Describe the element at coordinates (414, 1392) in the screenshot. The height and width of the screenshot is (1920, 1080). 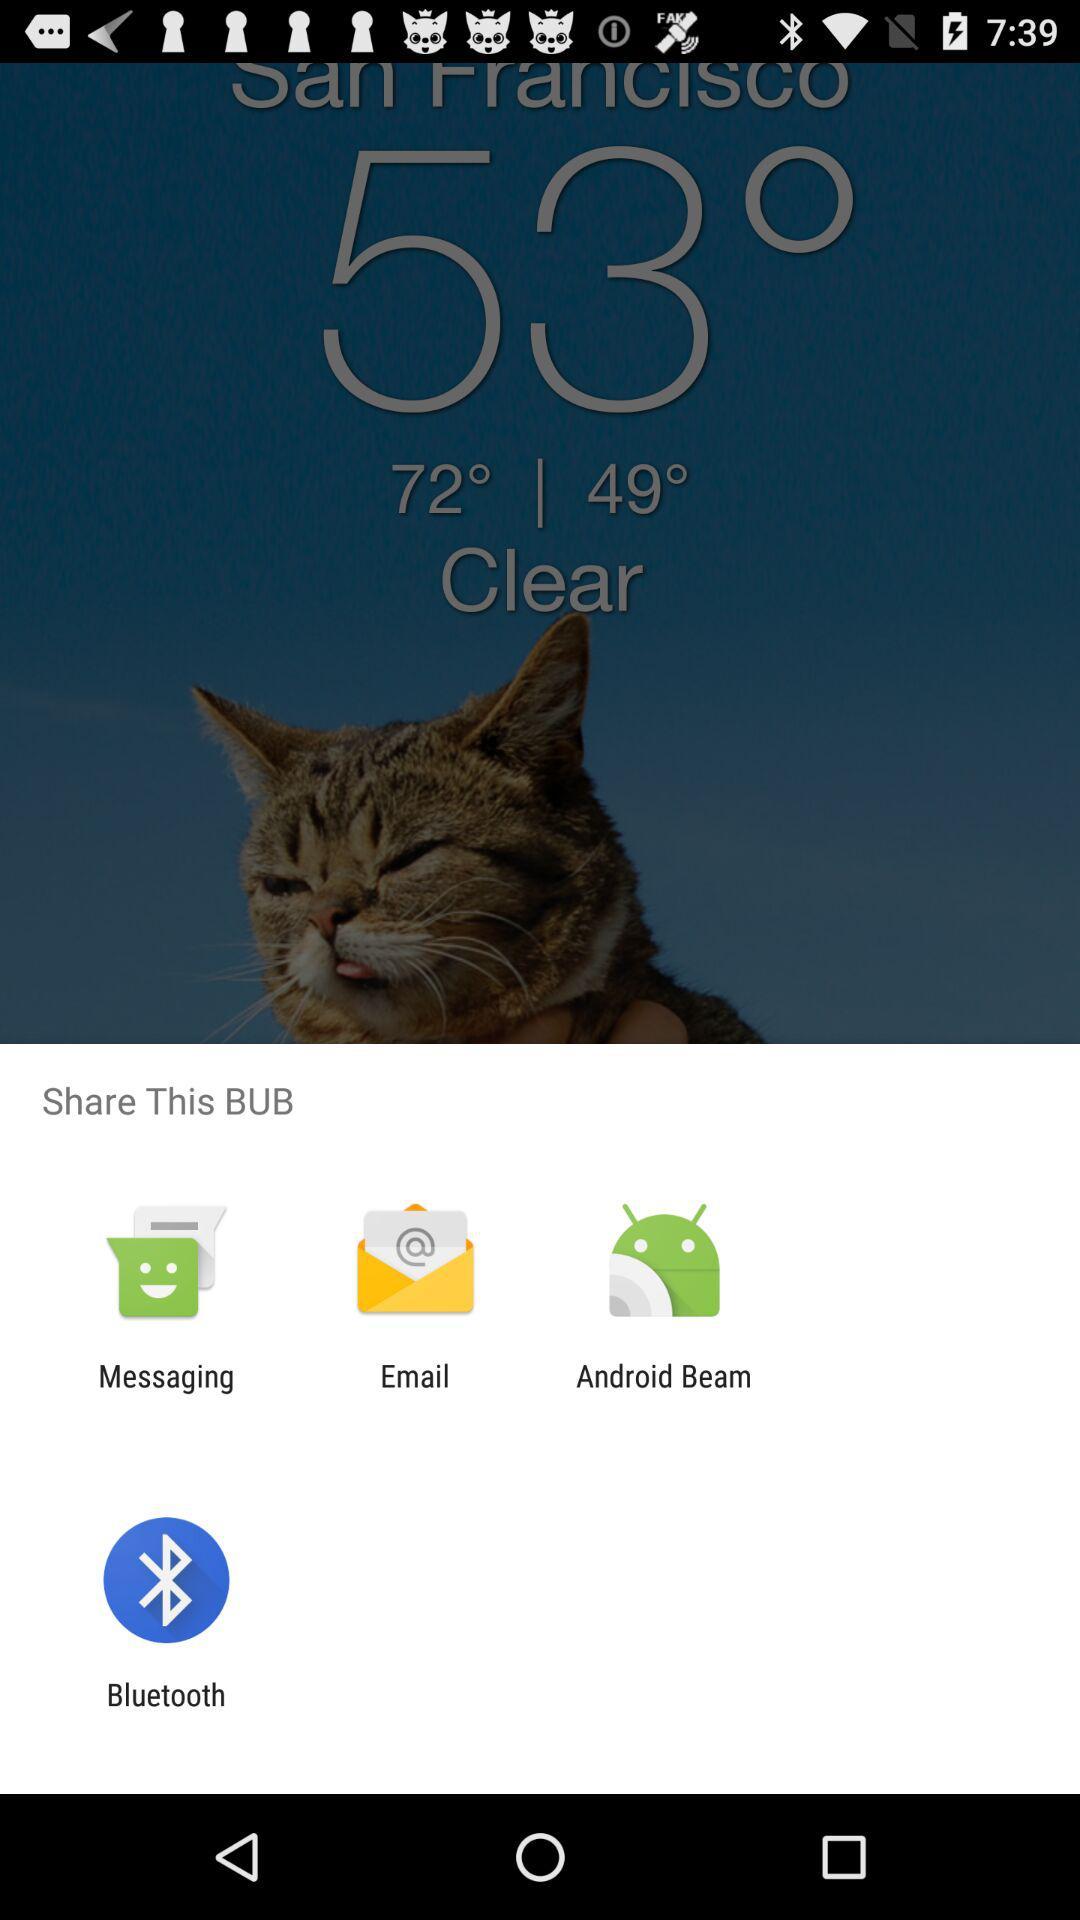
I see `the app to the left of android beam item` at that location.